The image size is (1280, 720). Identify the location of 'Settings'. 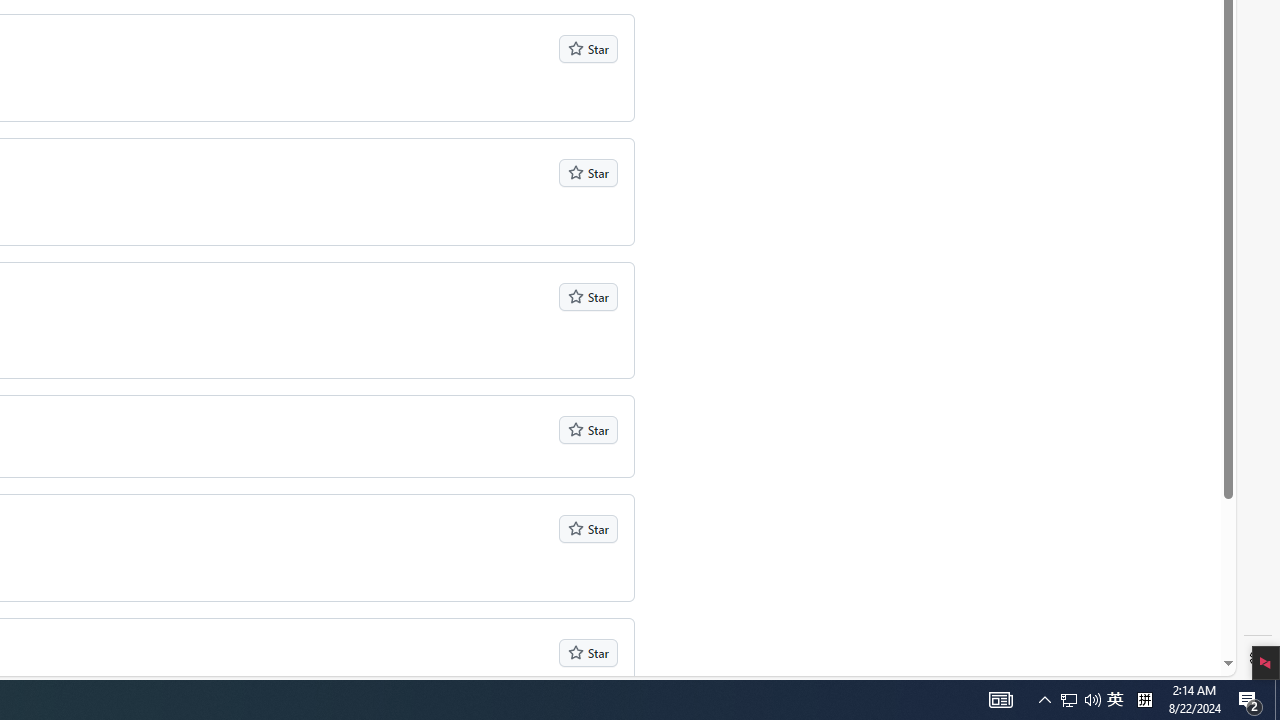
(1257, 658).